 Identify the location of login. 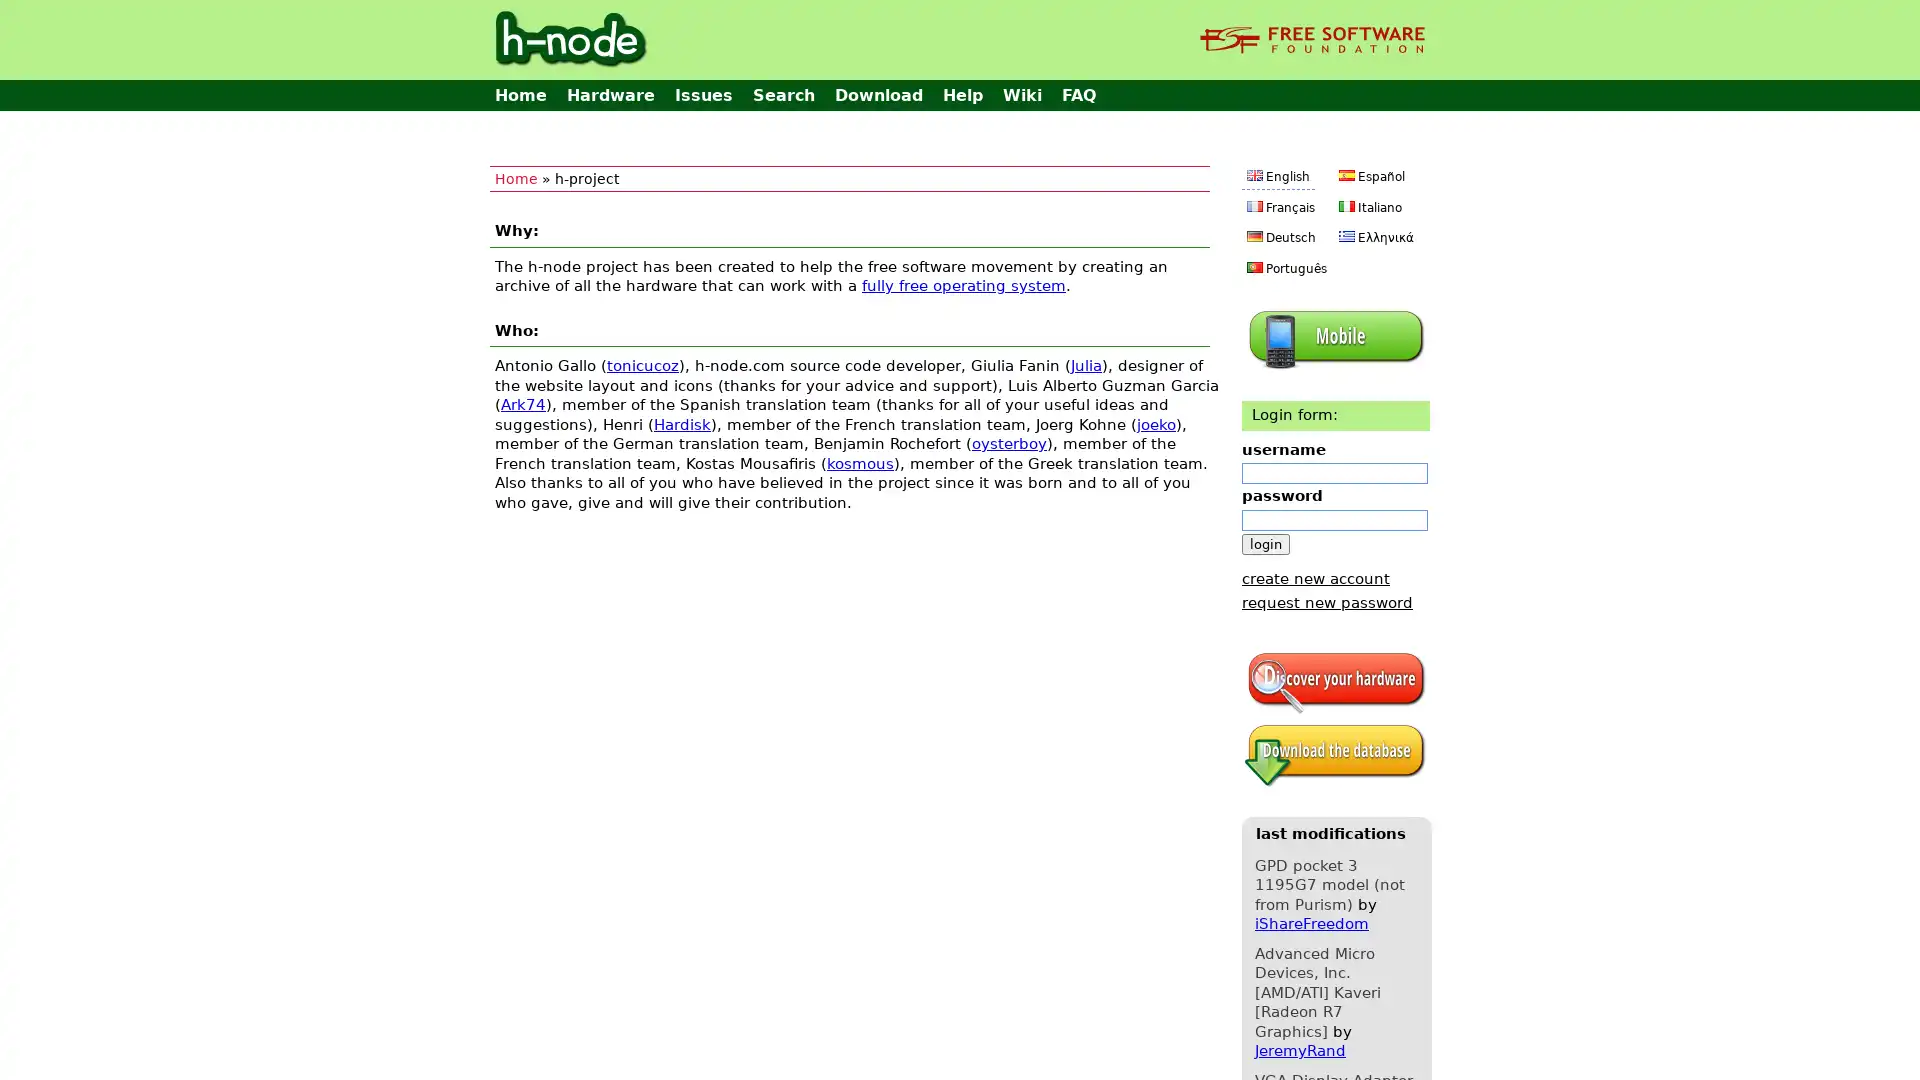
(1265, 543).